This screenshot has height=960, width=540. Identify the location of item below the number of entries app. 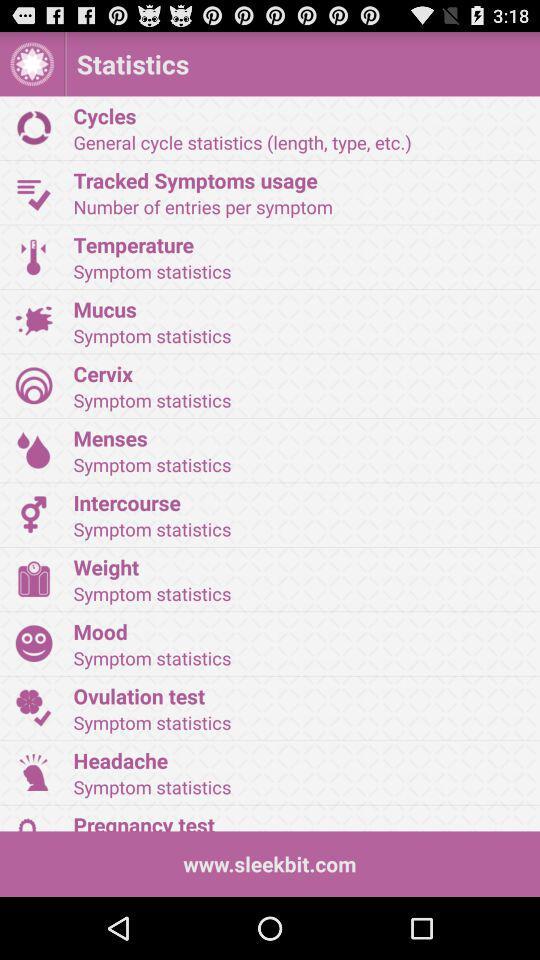
(299, 243).